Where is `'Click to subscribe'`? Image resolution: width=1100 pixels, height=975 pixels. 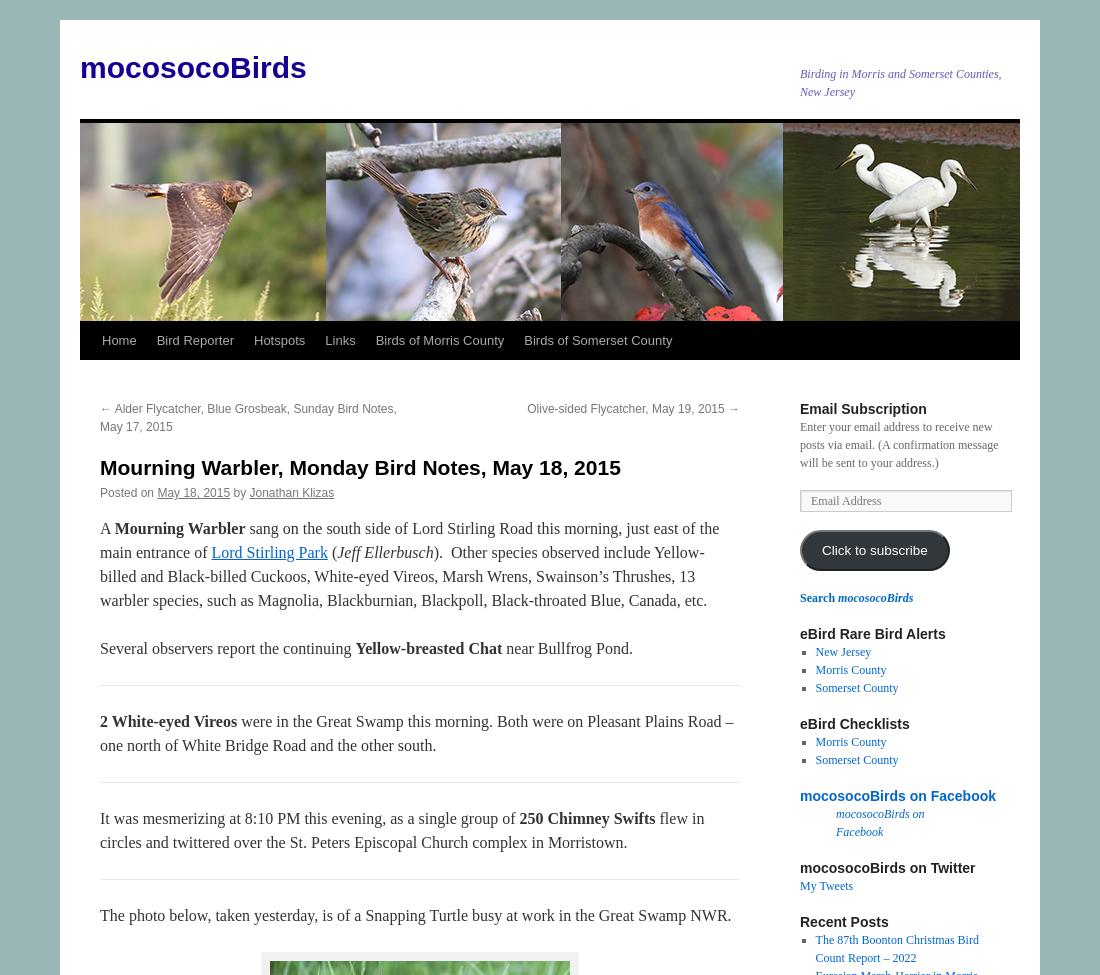 'Click to subscribe' is located at coordinates (872, 549).